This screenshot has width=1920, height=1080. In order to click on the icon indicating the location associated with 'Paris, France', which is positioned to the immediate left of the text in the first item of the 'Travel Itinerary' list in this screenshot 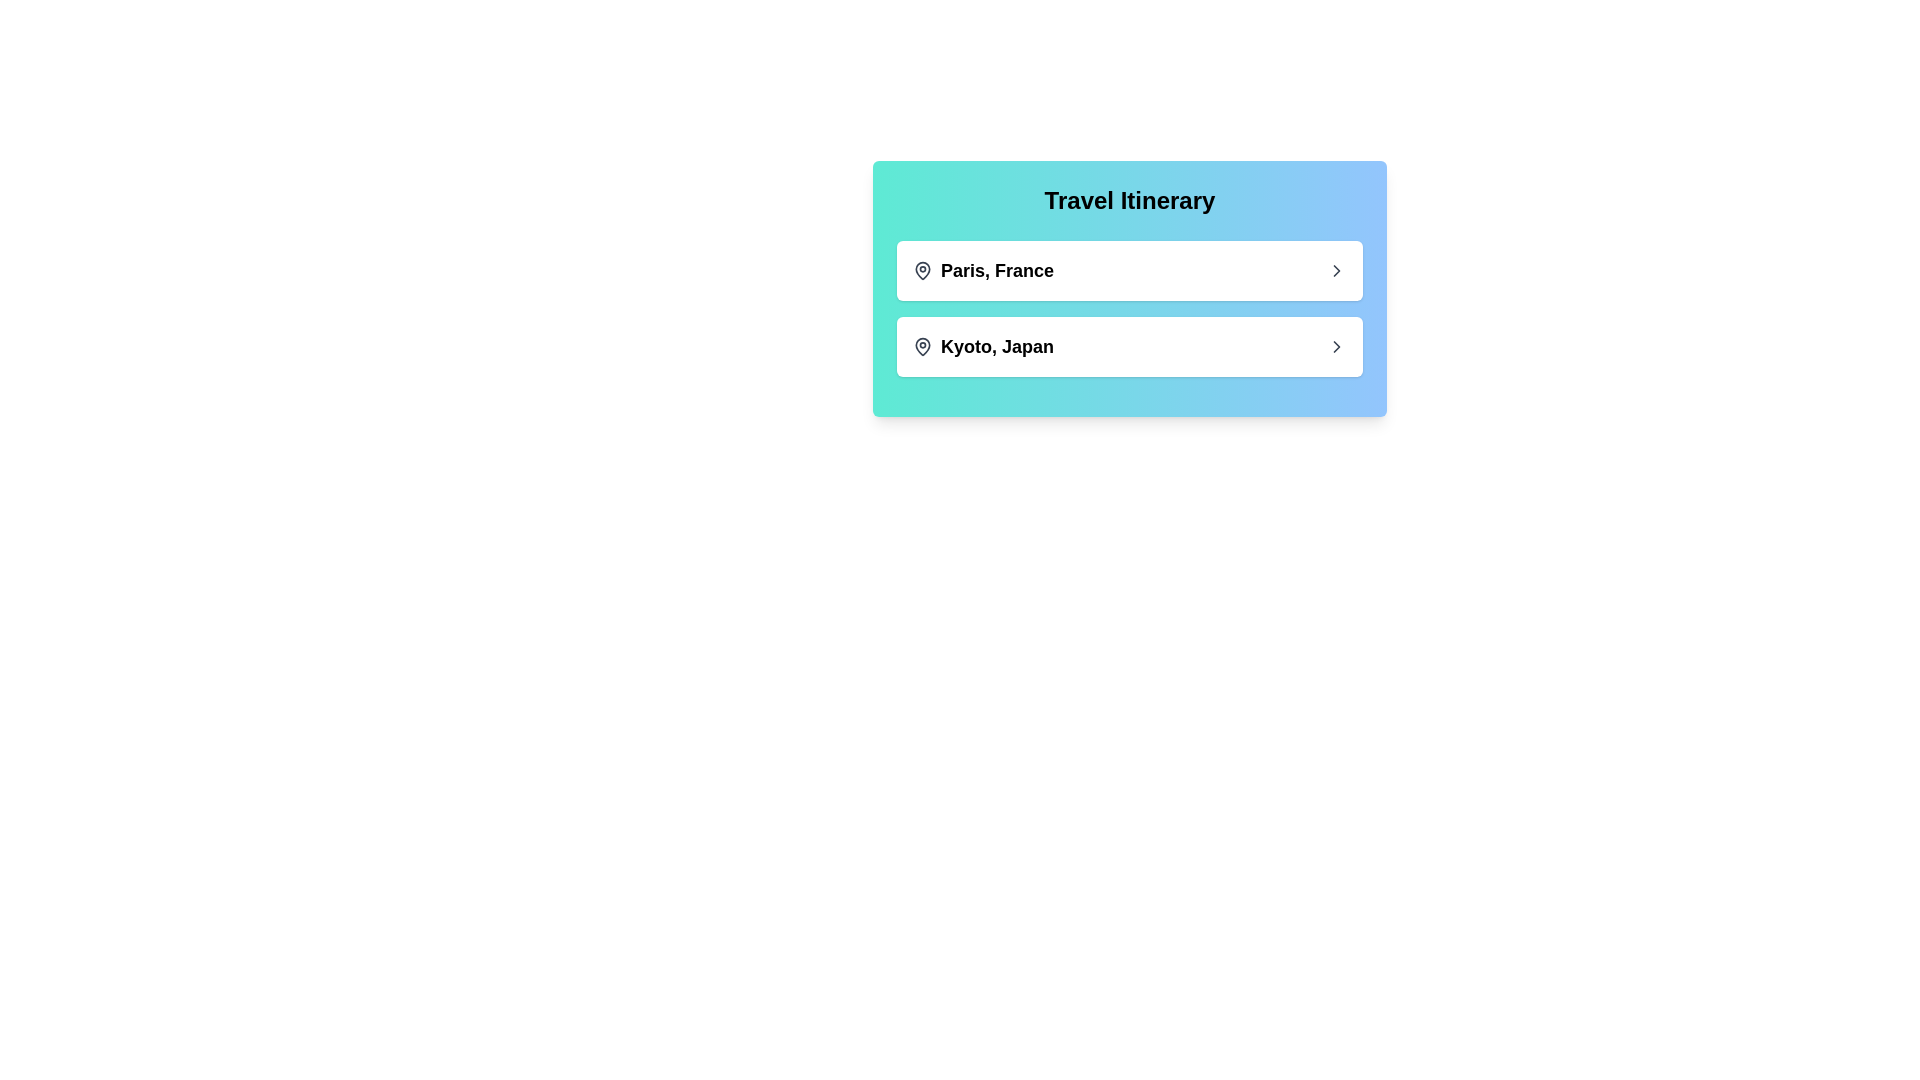, I will do `click(921, 270)`.